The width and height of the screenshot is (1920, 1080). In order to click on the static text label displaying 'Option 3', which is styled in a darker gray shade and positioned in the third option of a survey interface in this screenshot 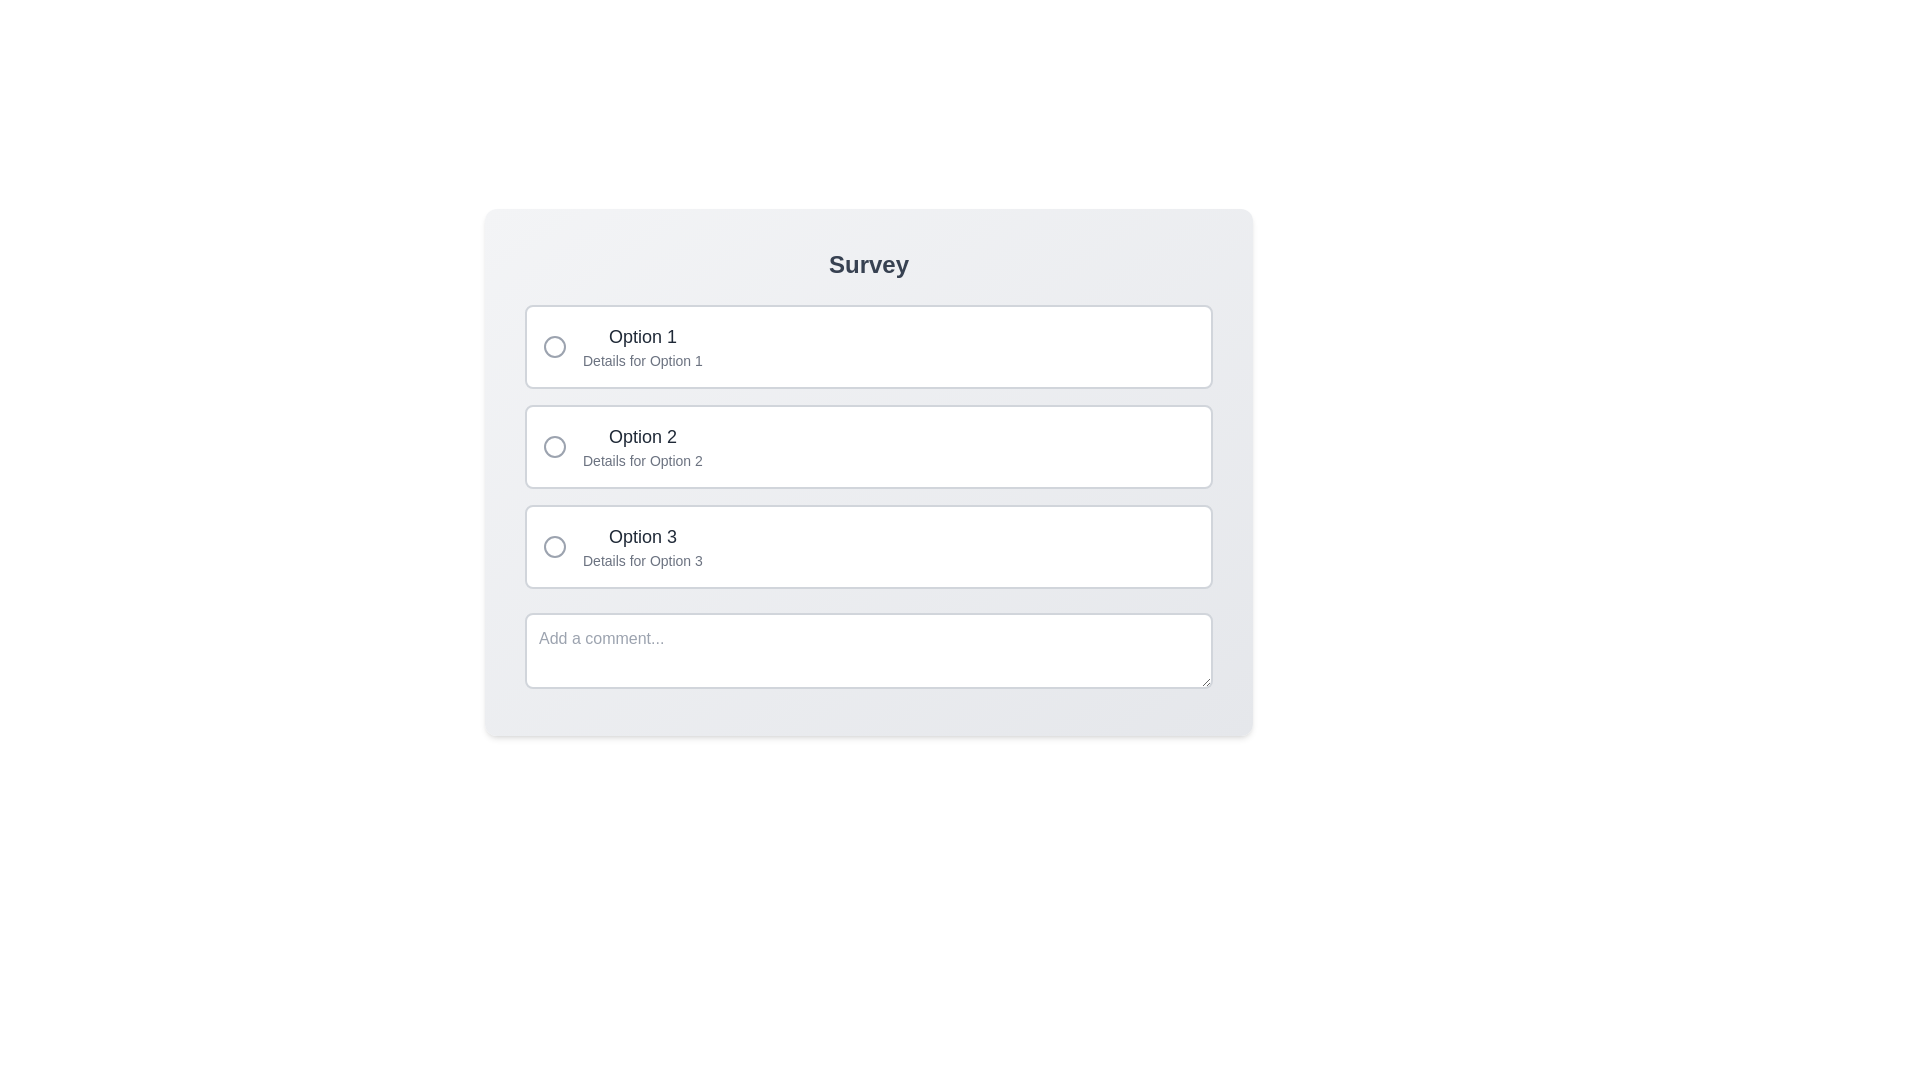, I will do `click(643, 535)`.